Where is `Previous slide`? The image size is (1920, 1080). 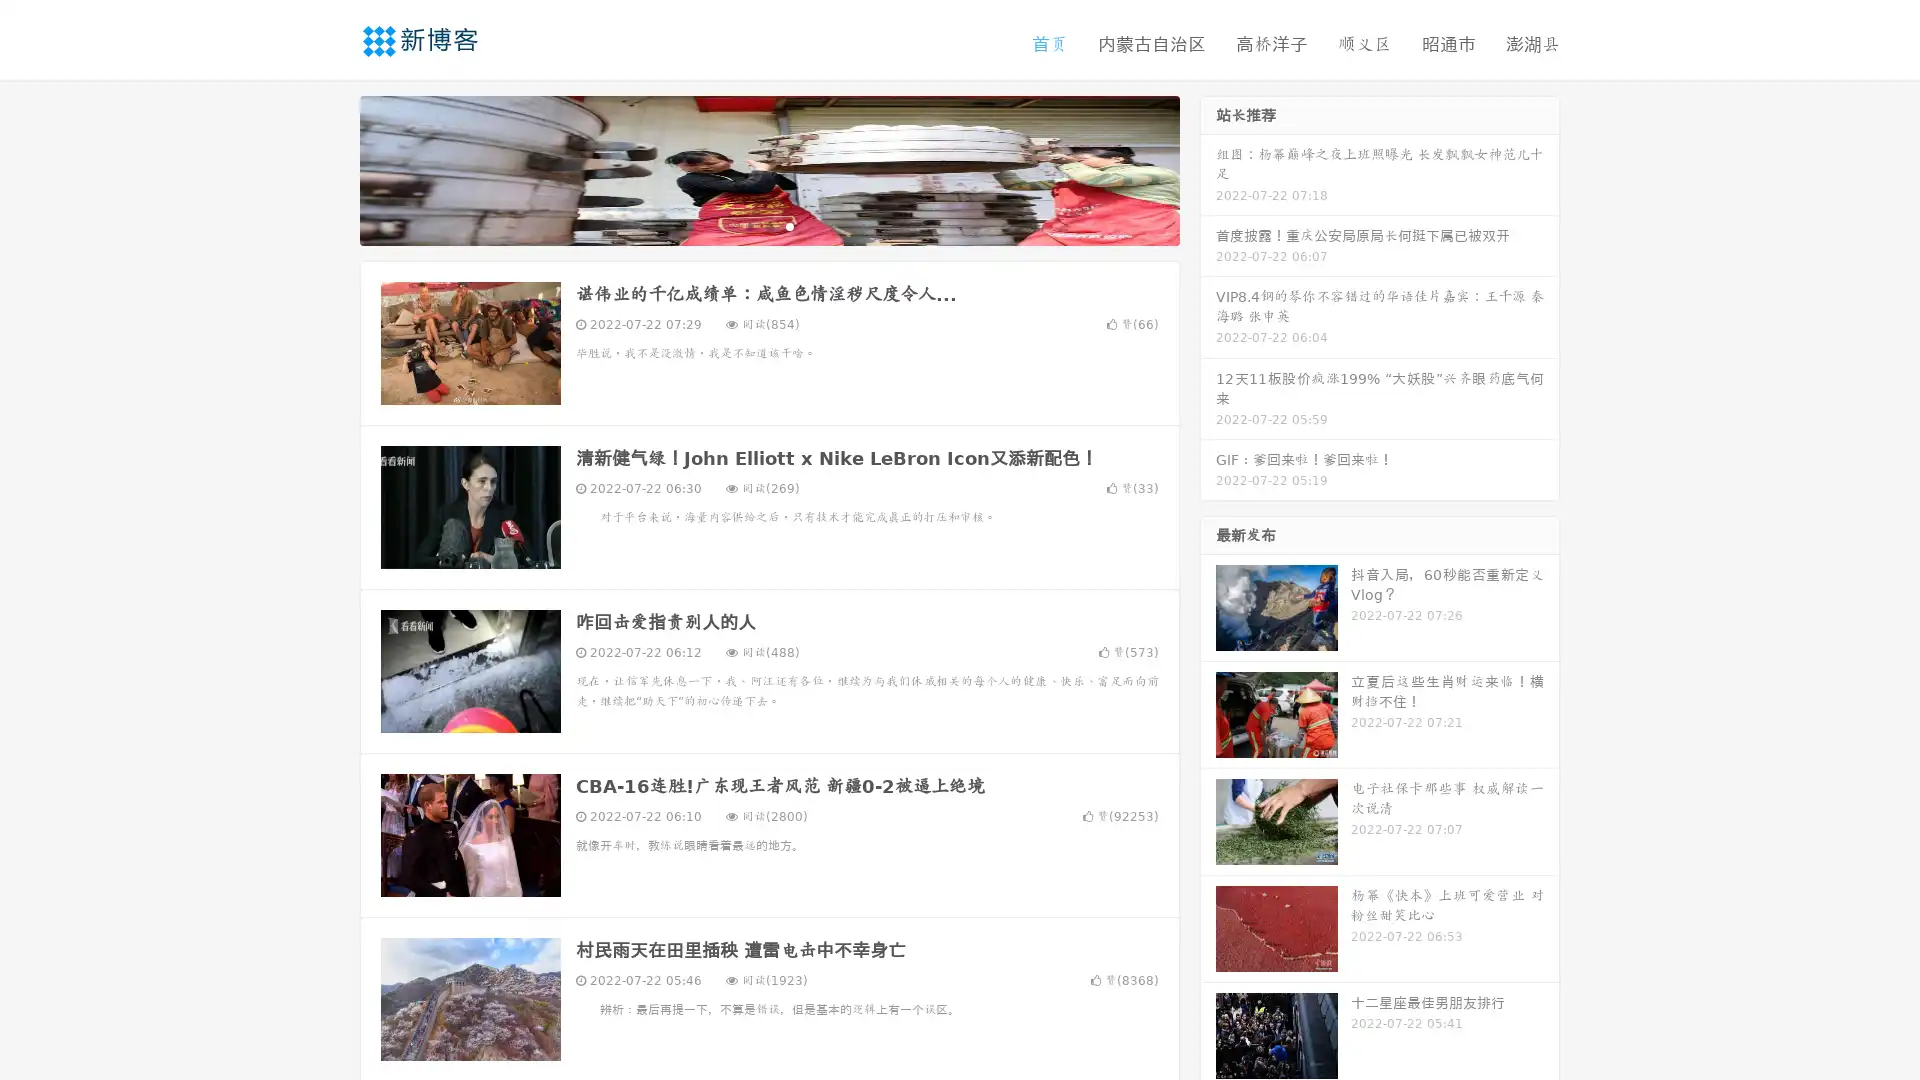
Previous slide is located at coordinates (330, 168).